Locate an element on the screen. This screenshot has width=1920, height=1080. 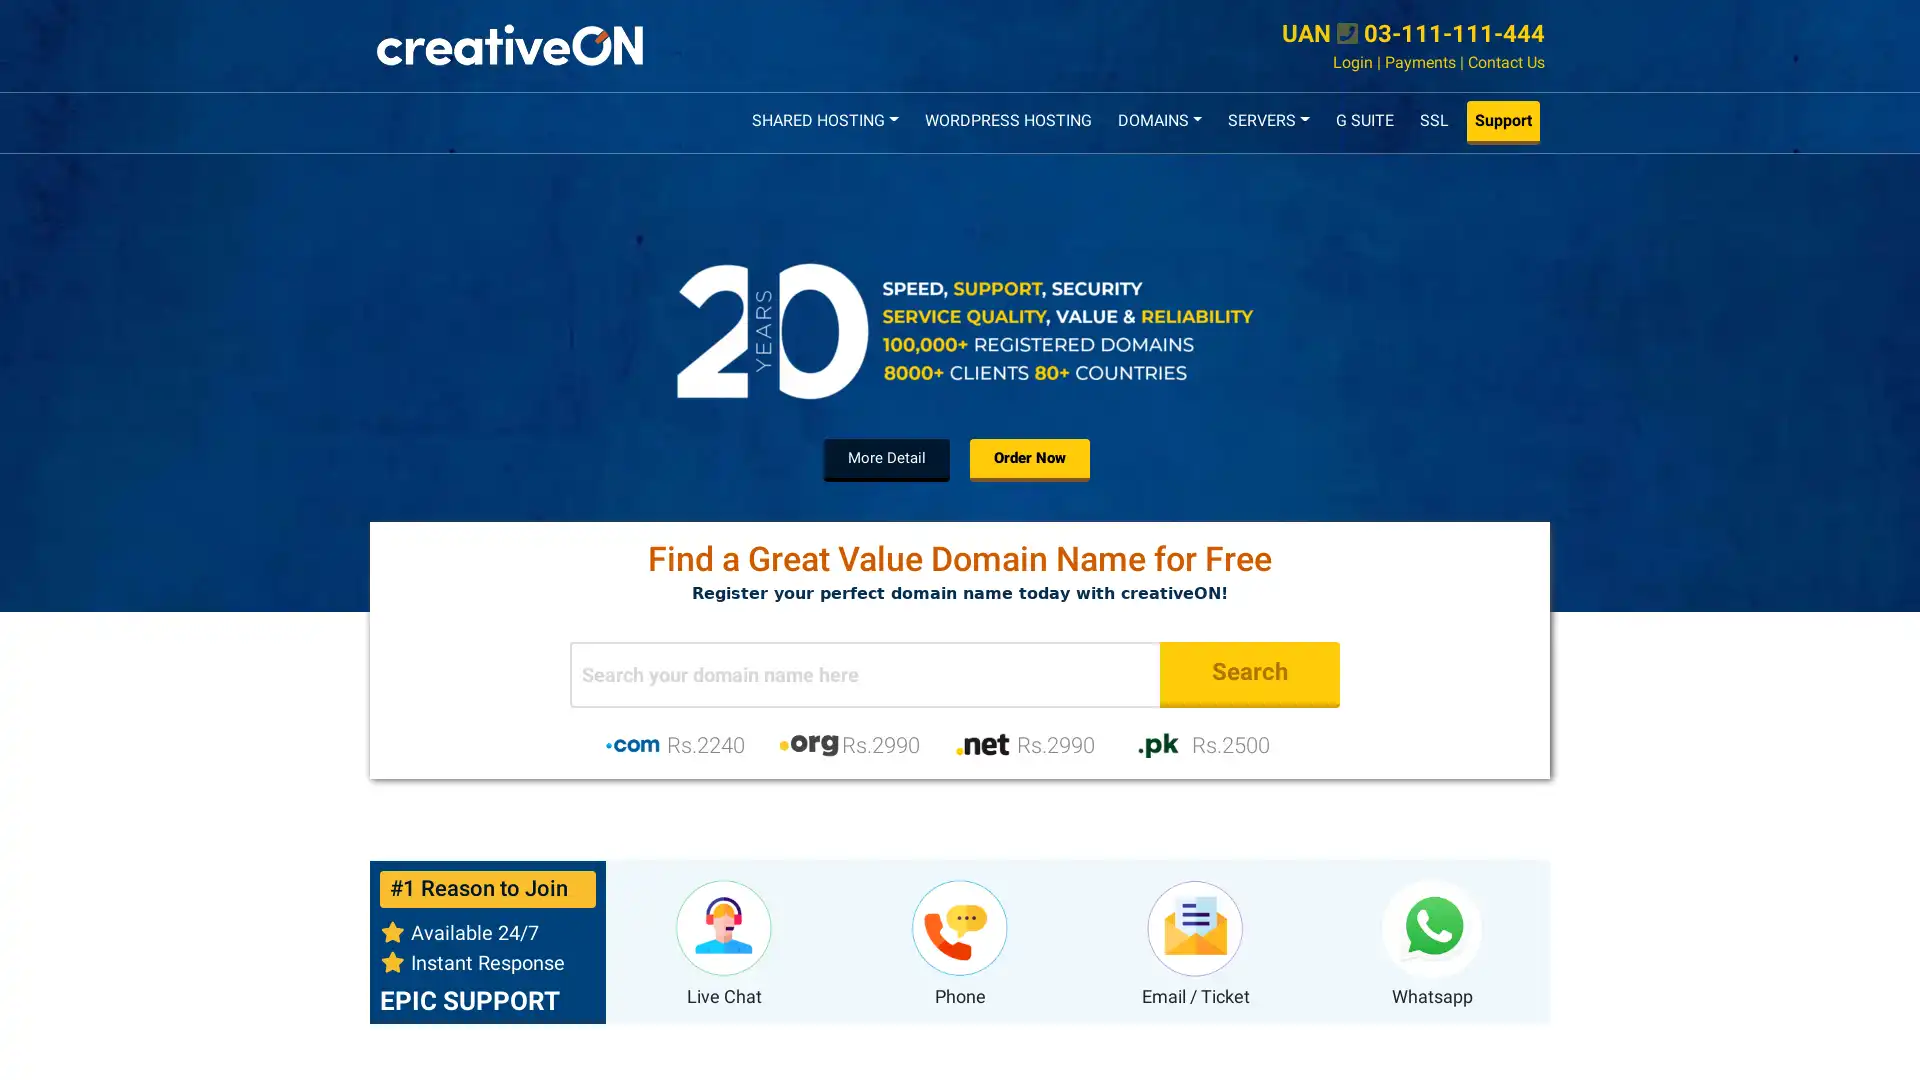
More Detail is located at coordinates (886, 459).